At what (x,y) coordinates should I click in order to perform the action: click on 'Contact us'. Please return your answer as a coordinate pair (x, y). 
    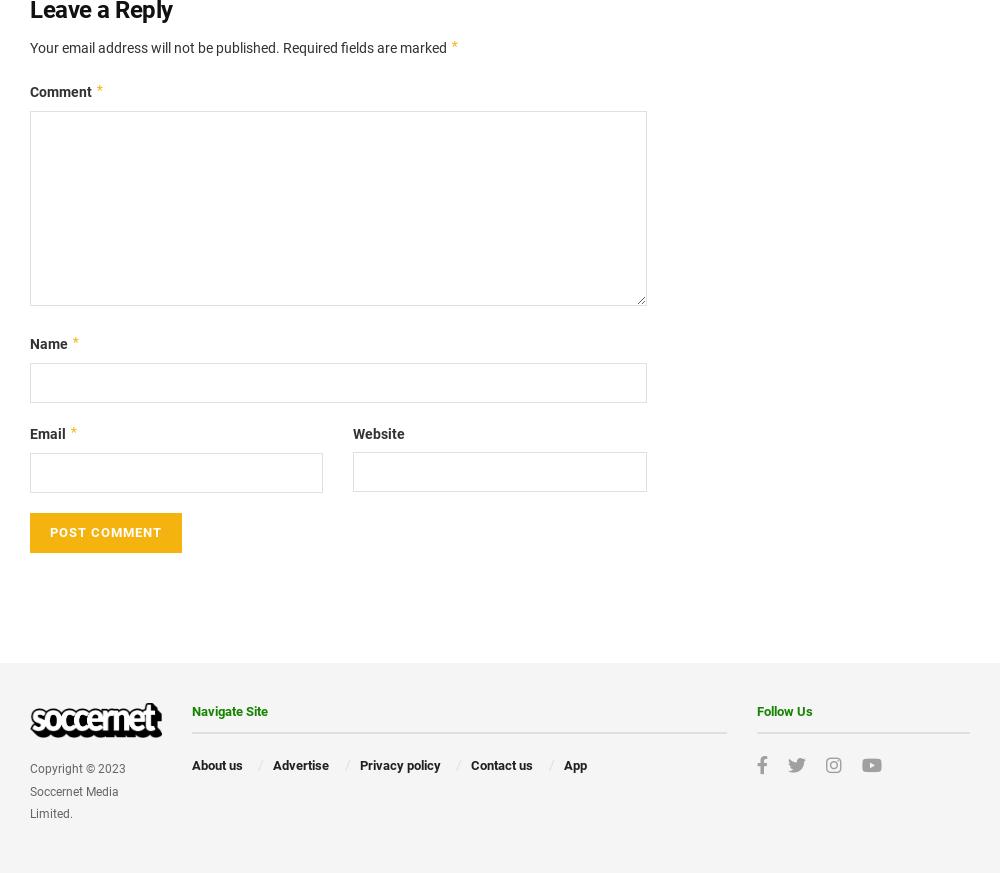
    Looking at the image, I should click on (502, 763).